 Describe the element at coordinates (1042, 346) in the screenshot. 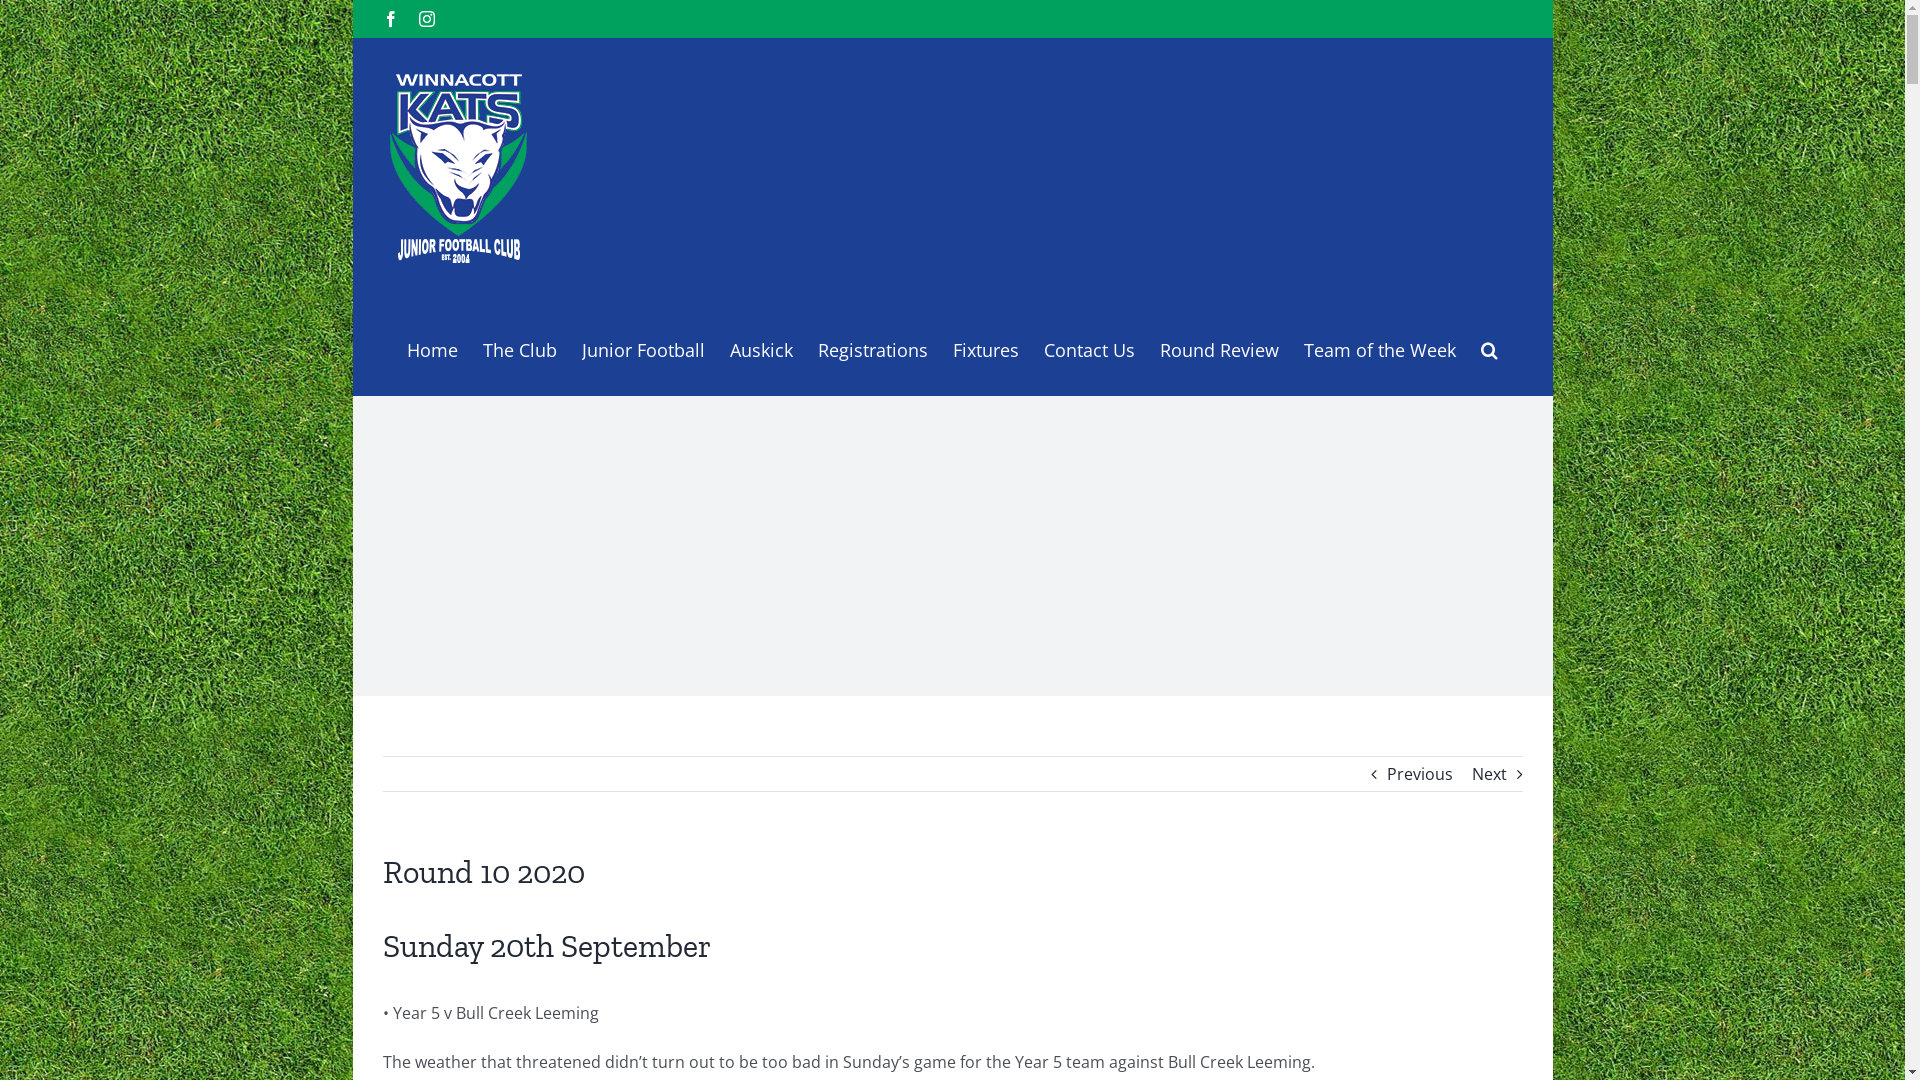

I see `'Contact Us'` at that location.